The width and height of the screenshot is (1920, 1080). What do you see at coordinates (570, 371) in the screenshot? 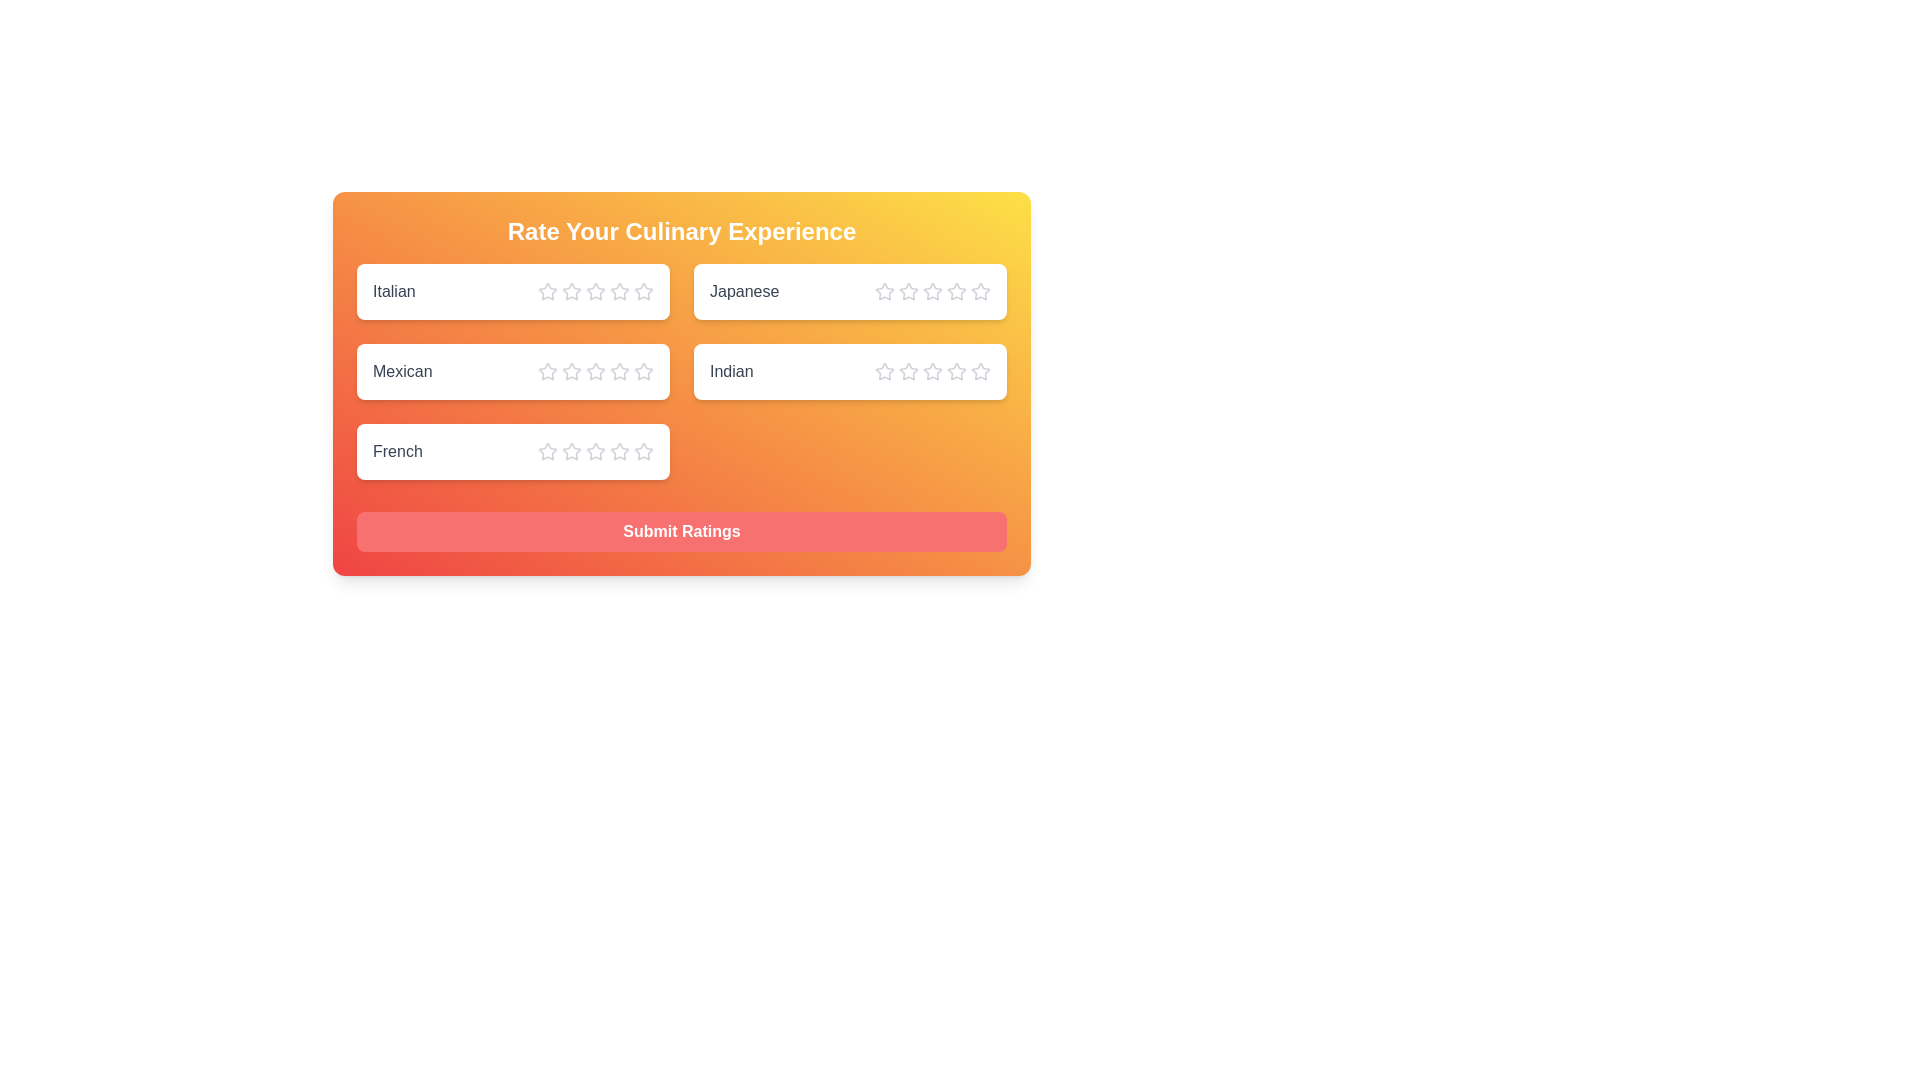
I see `the star corresponding to the rating 2 for the cuisine Mexican` at bounding box center [570, 371].